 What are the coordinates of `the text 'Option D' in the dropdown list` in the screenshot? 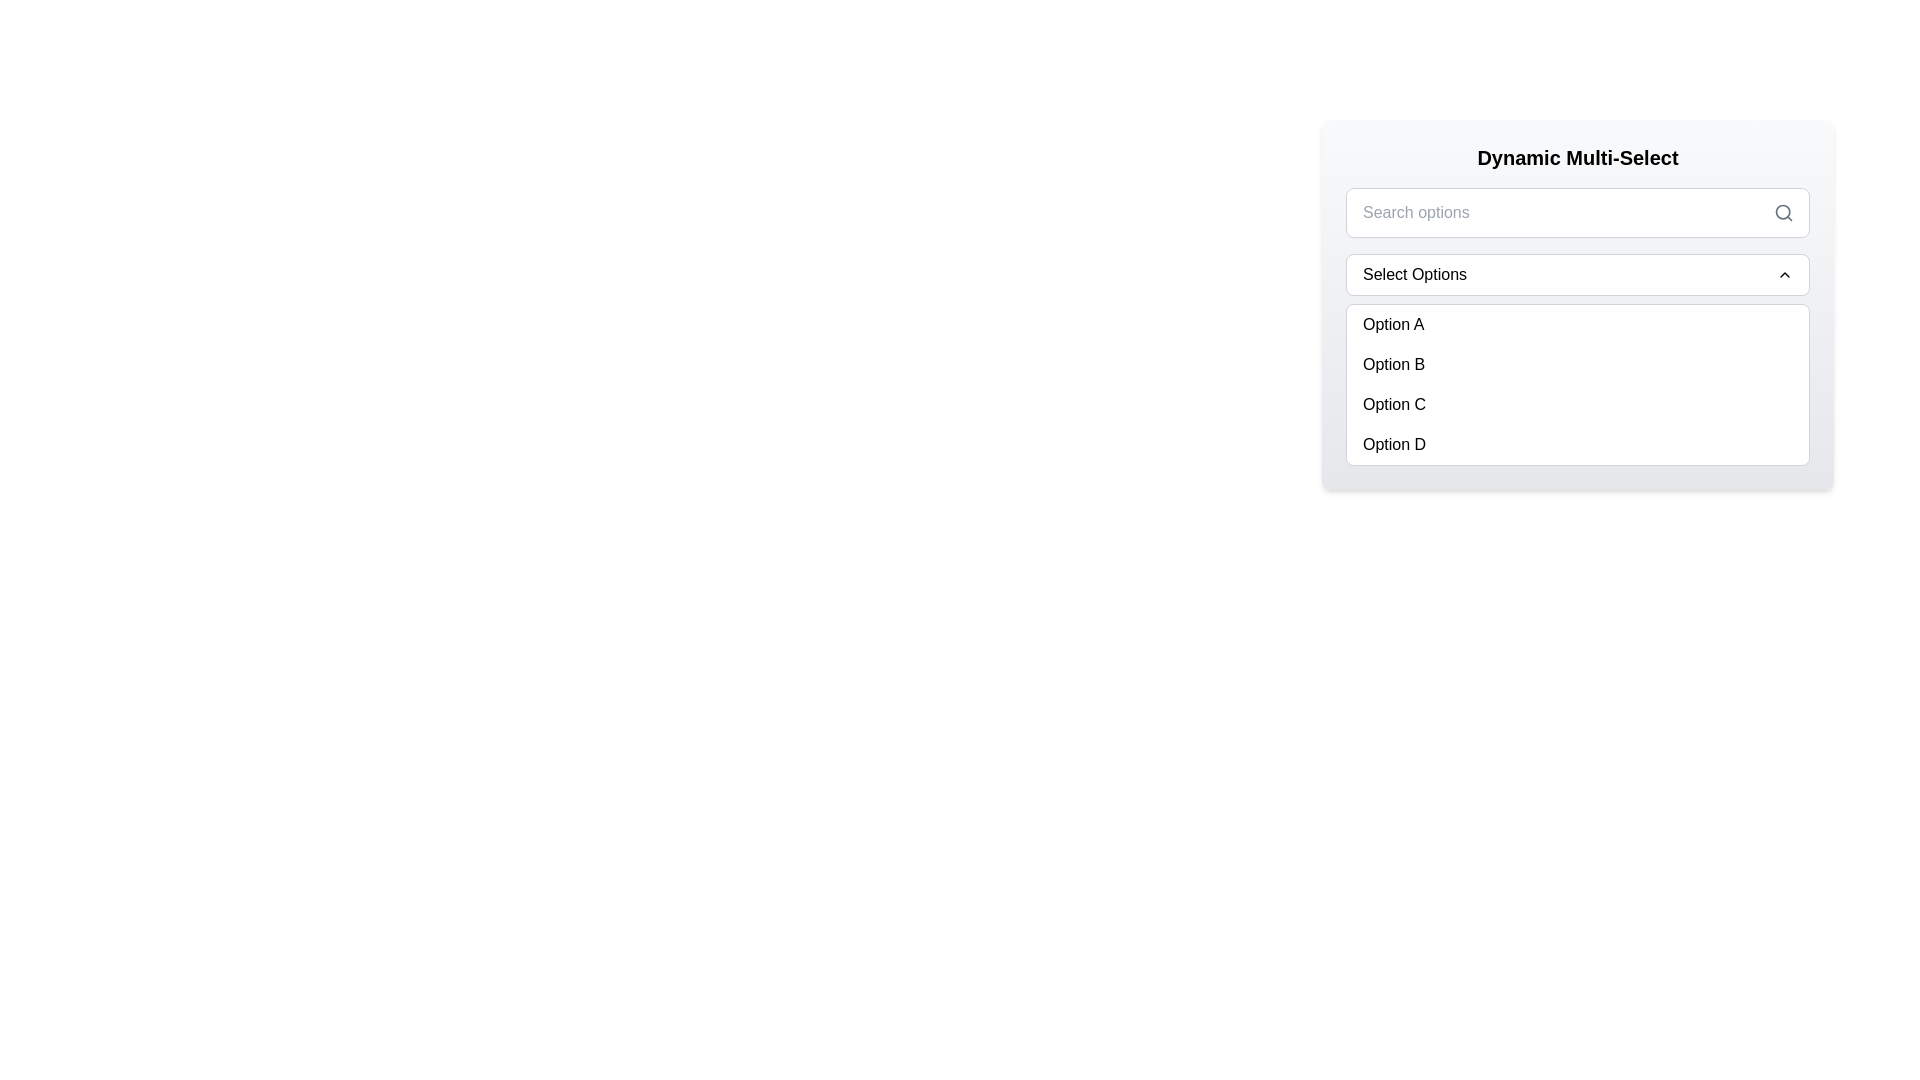 It's located at (1393, 443).